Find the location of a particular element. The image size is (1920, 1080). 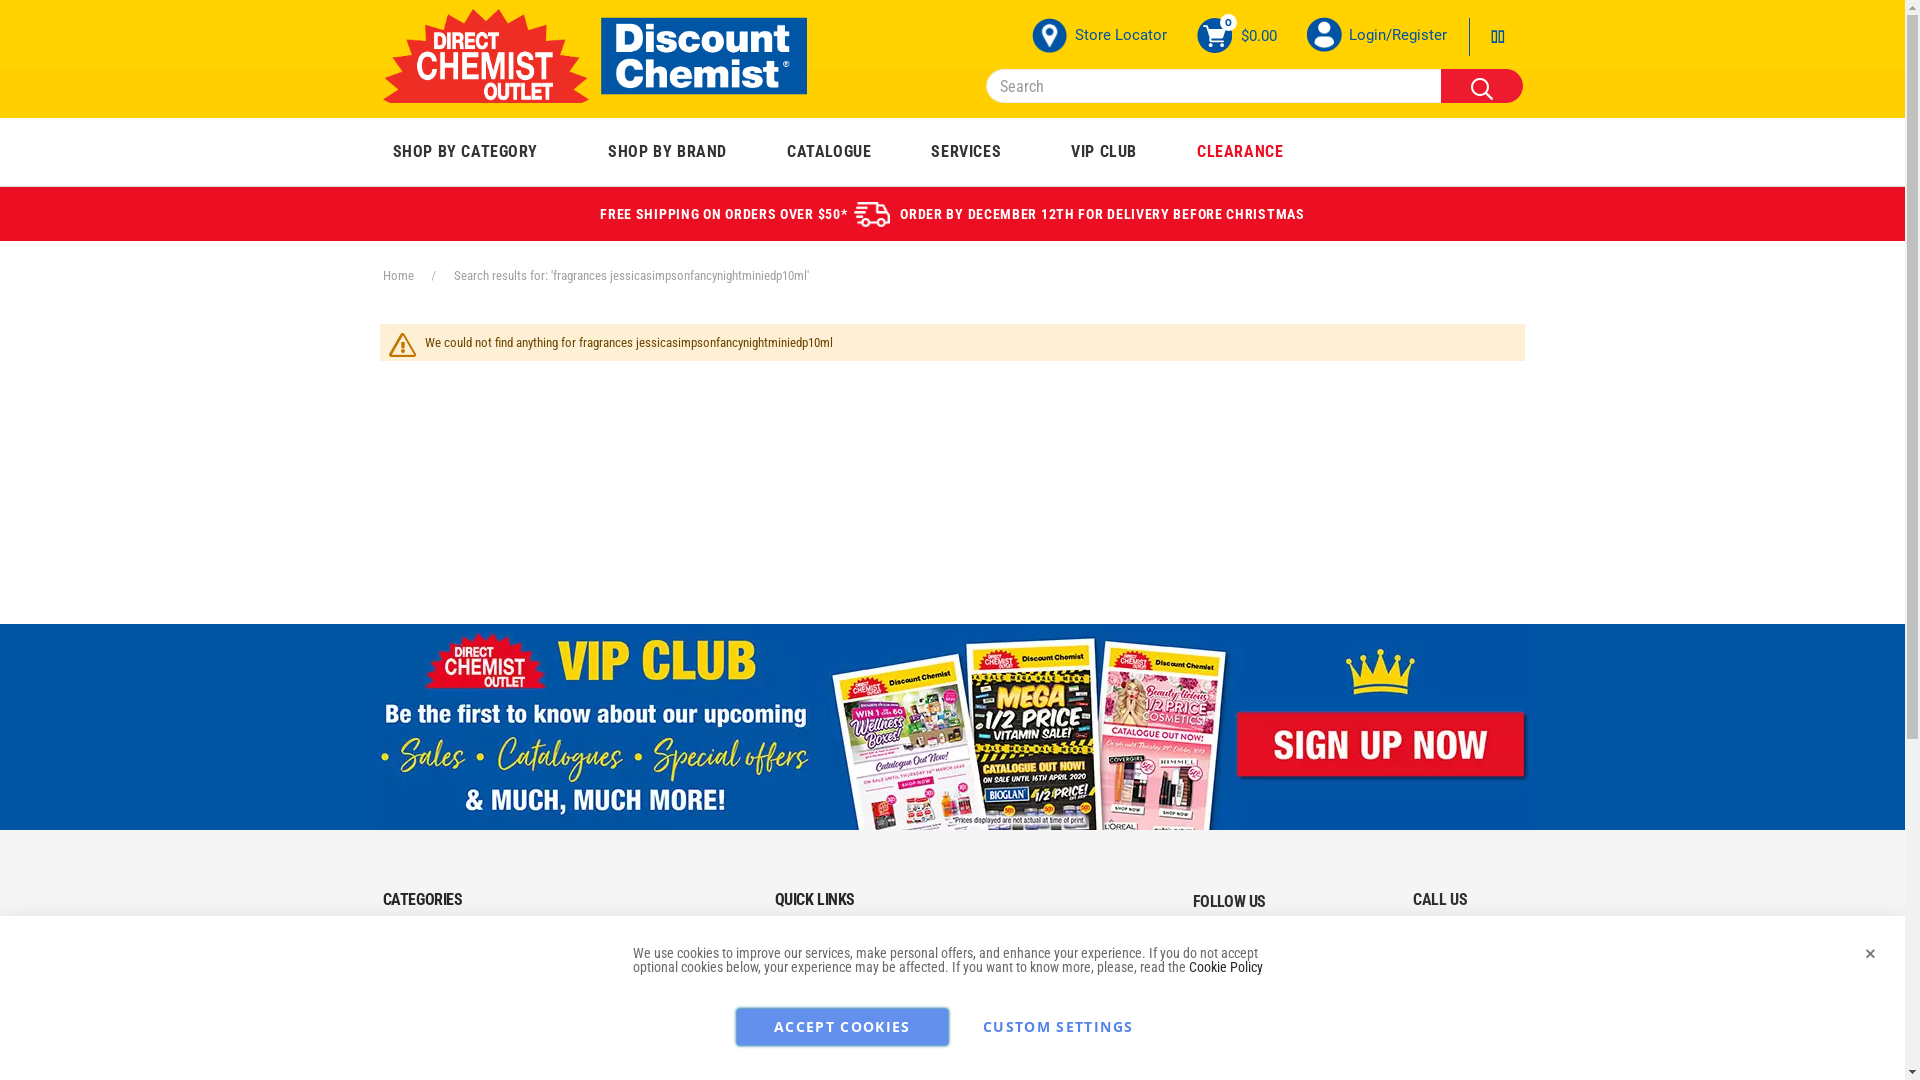

'Vitamins' is located at coordinates (384, 979).